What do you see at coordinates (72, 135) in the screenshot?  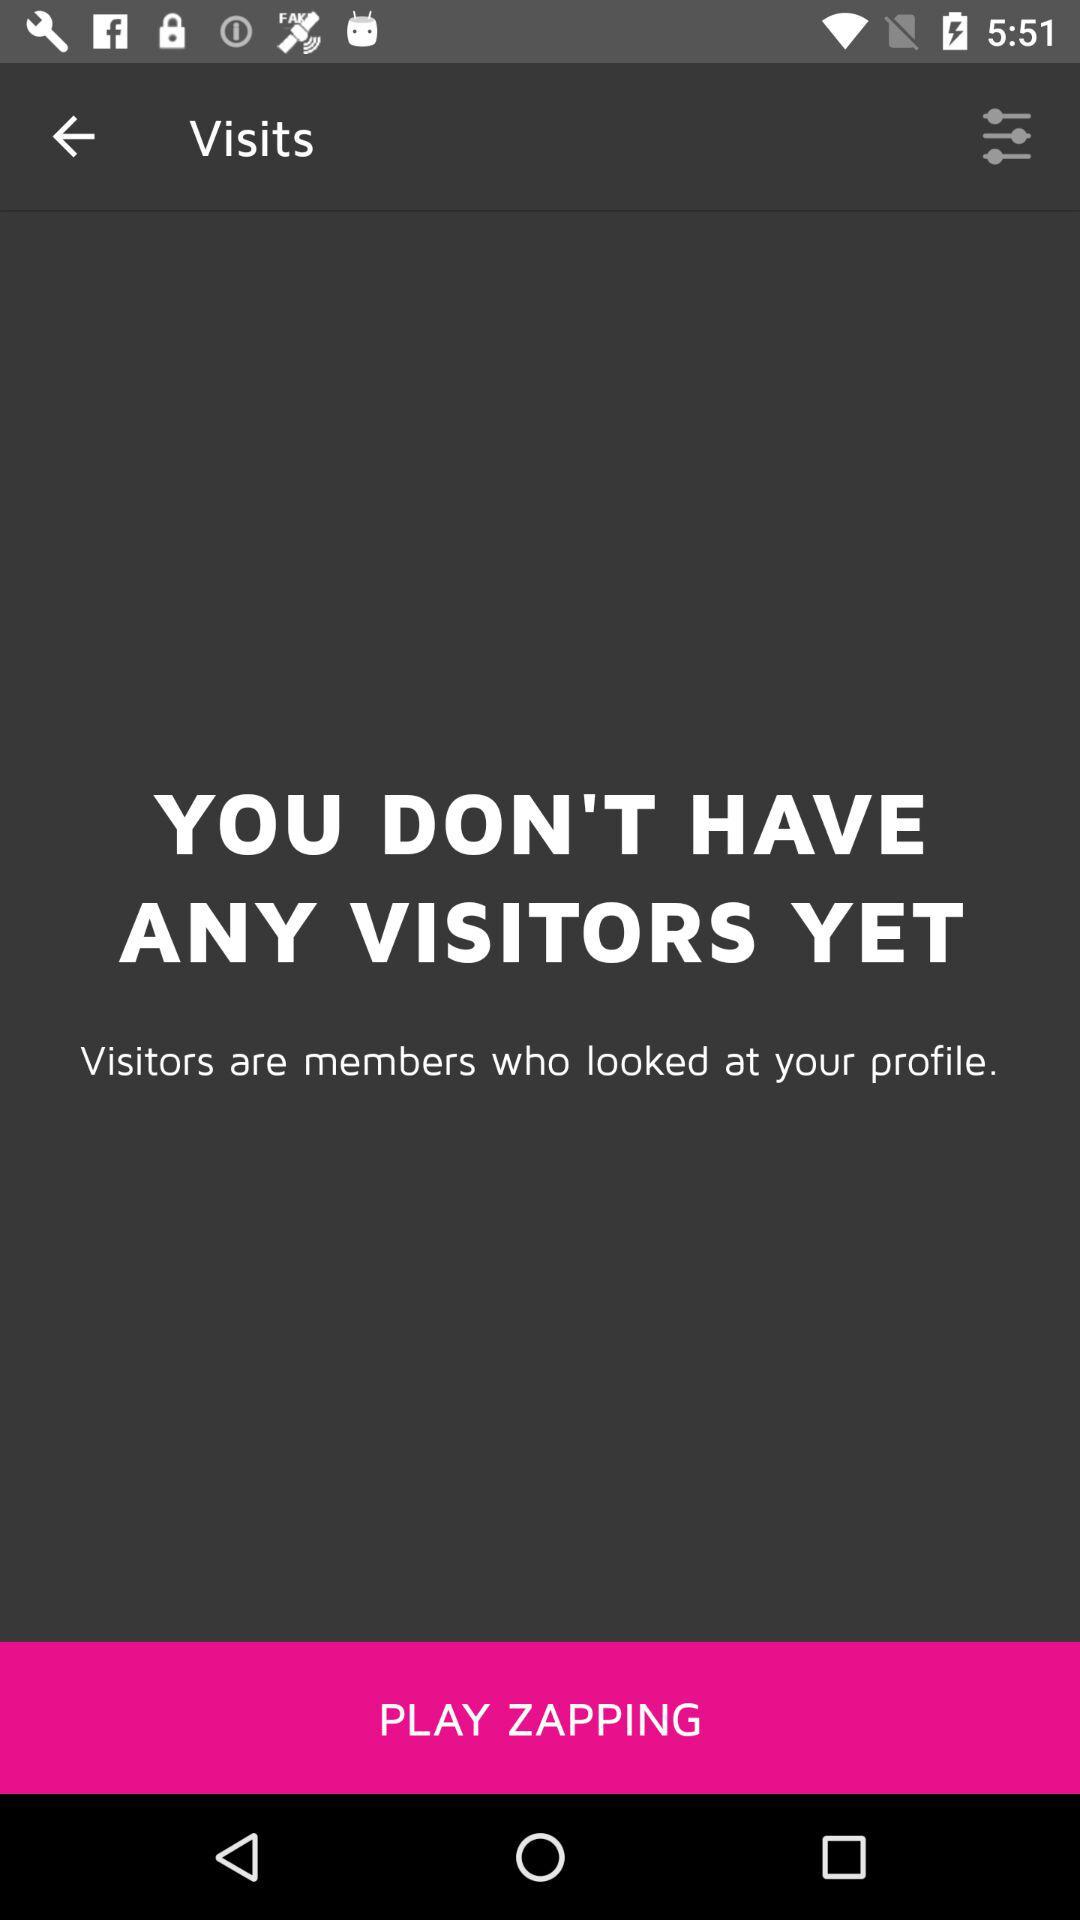 I see `the item above you don t item` at bounding box center [72, 135].